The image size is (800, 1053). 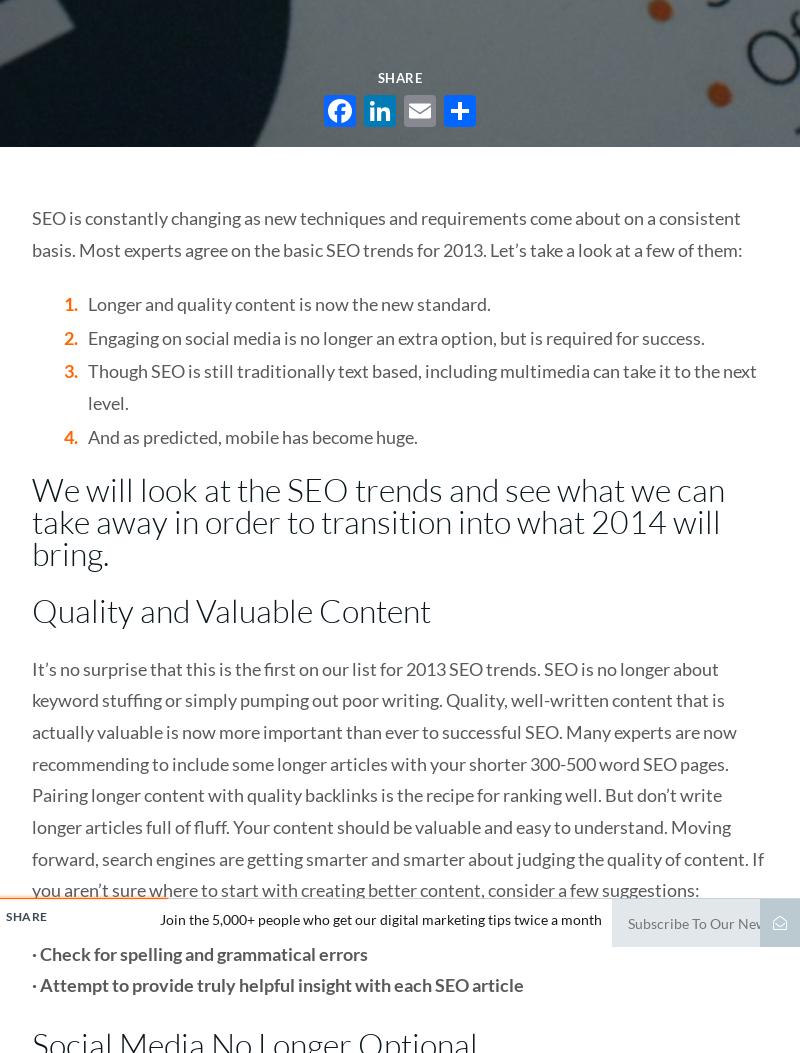 I want to click on '· Attempt to provide truly helpful insight with each SEO article', so click(x=278, y=985).